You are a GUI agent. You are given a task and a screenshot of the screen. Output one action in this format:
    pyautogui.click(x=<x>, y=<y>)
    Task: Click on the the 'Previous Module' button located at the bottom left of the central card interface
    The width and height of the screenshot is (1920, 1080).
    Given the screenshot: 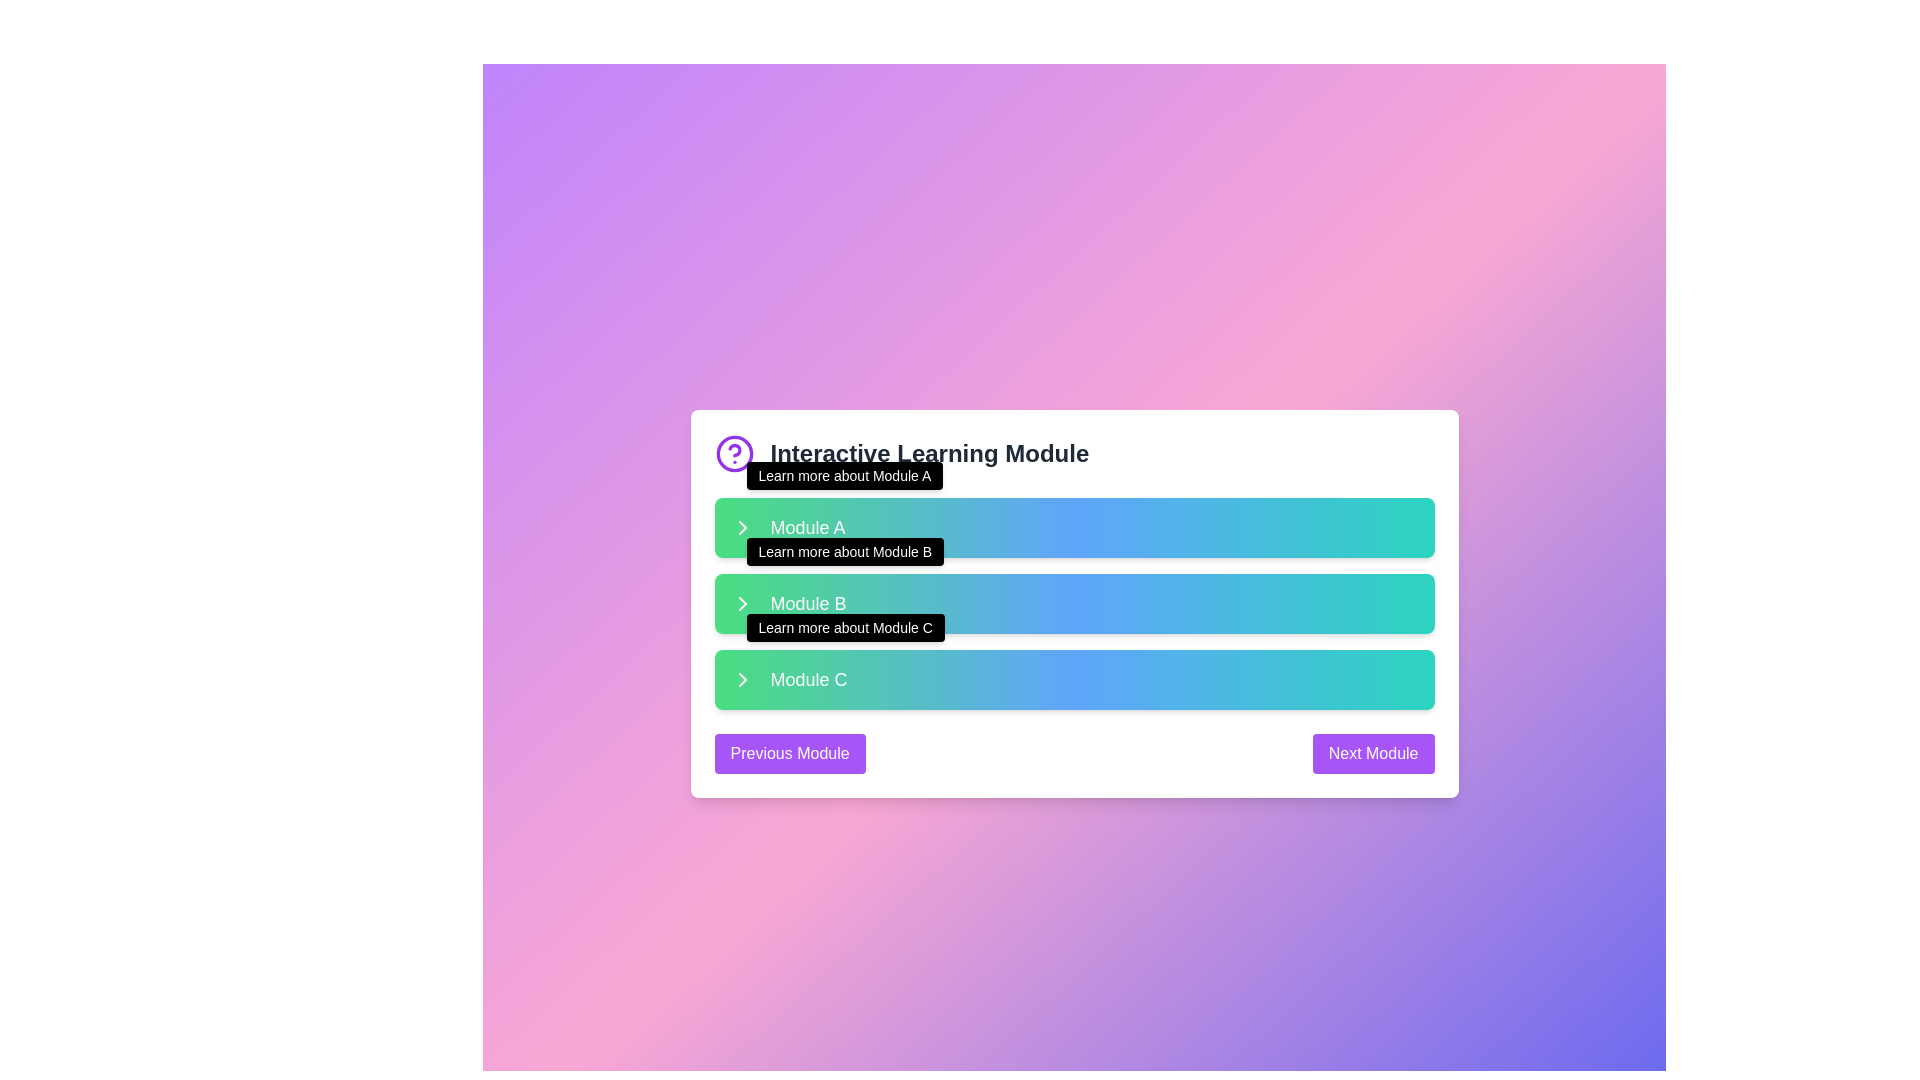 What is the action you would take?
    pyautogui.click(x=789, y=753)
    